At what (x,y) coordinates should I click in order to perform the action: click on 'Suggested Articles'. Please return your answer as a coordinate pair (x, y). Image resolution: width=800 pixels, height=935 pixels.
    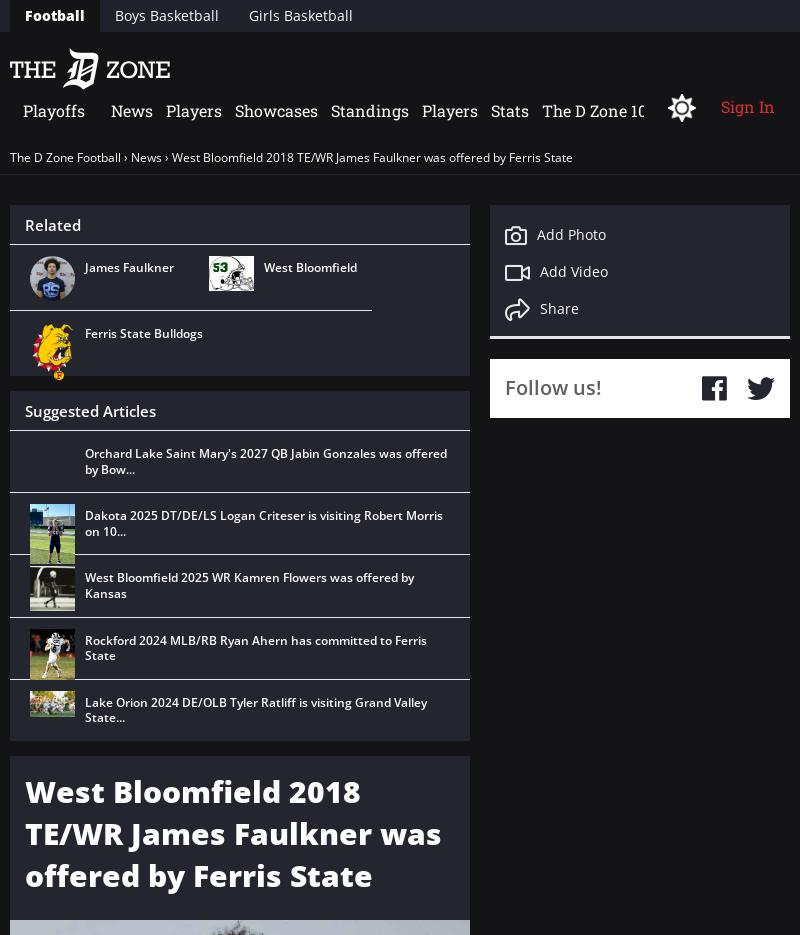
    Looking at the image, I should click on (90, 409).